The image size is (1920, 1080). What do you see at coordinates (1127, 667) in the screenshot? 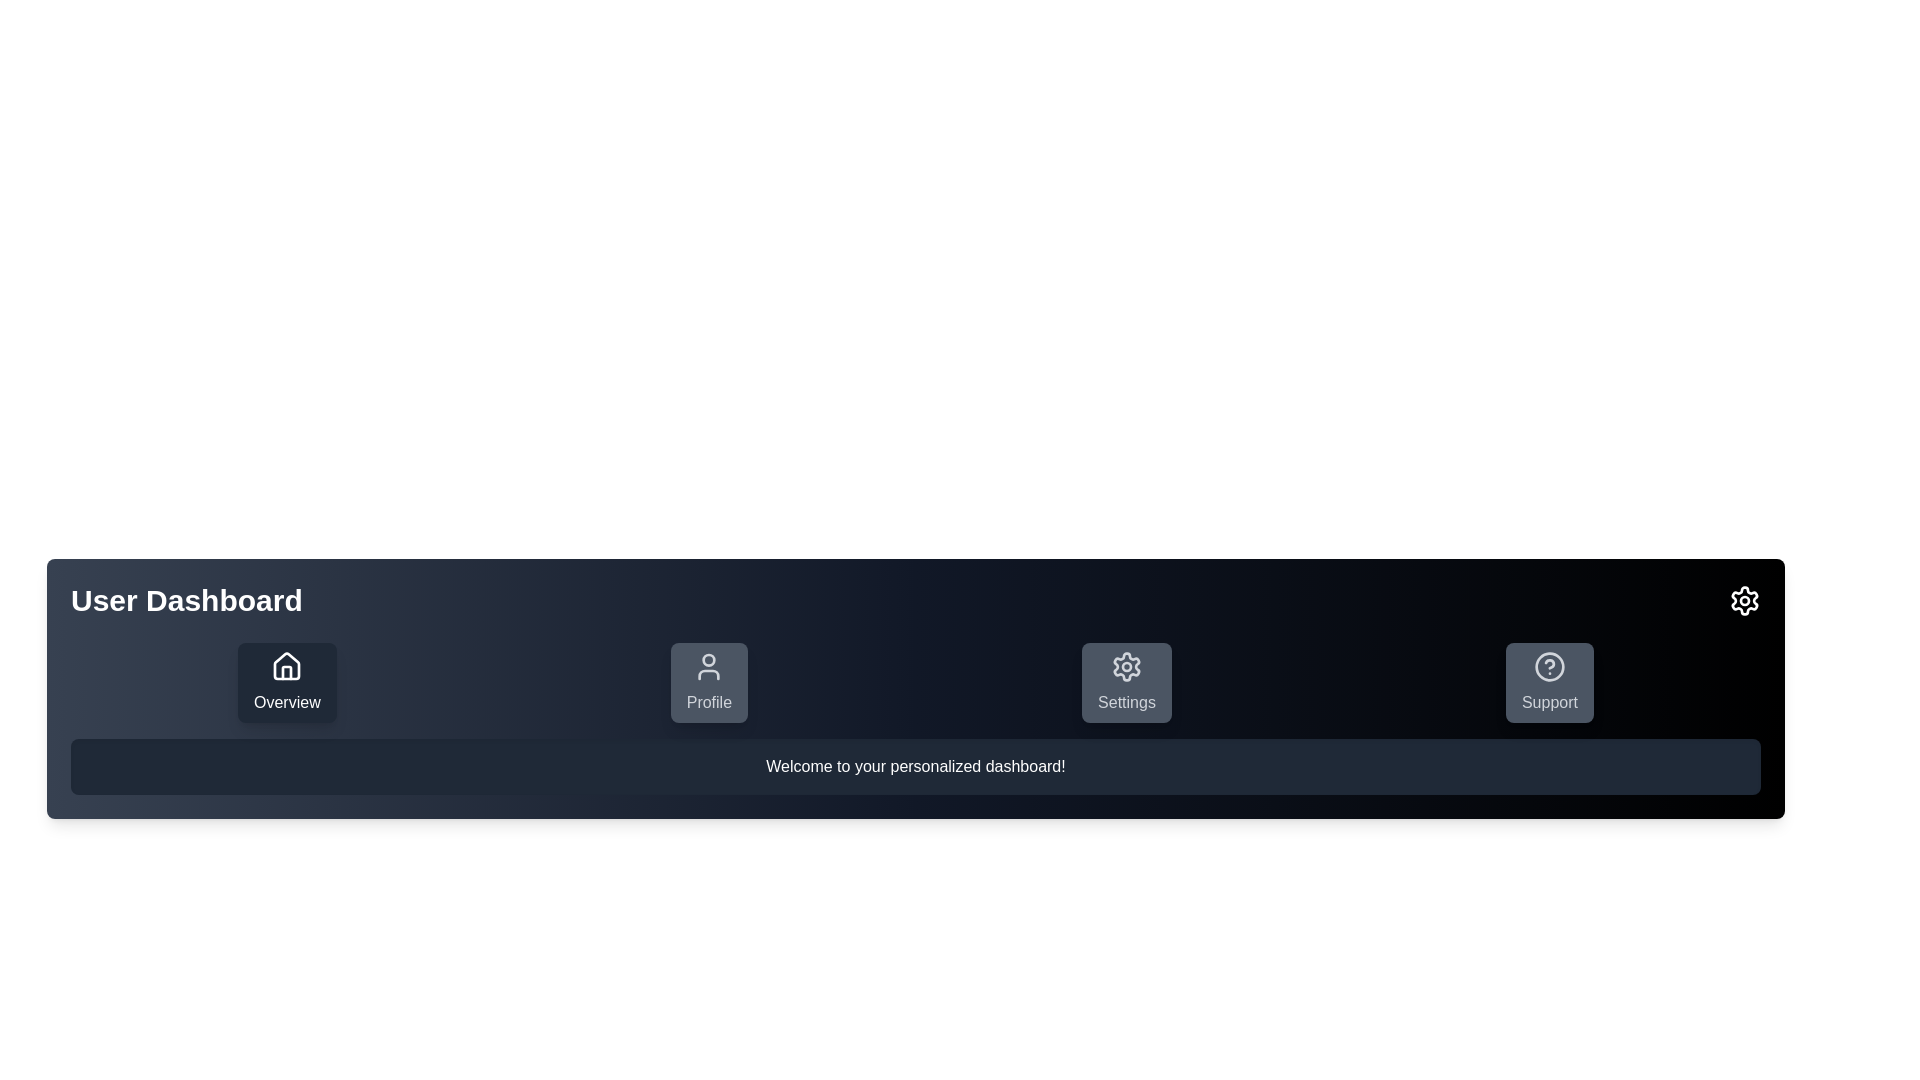
I see `the gear icon in the 'Settings' button located in the middle-right section of the application's navigation bar` at bounding box center [1127, 667].